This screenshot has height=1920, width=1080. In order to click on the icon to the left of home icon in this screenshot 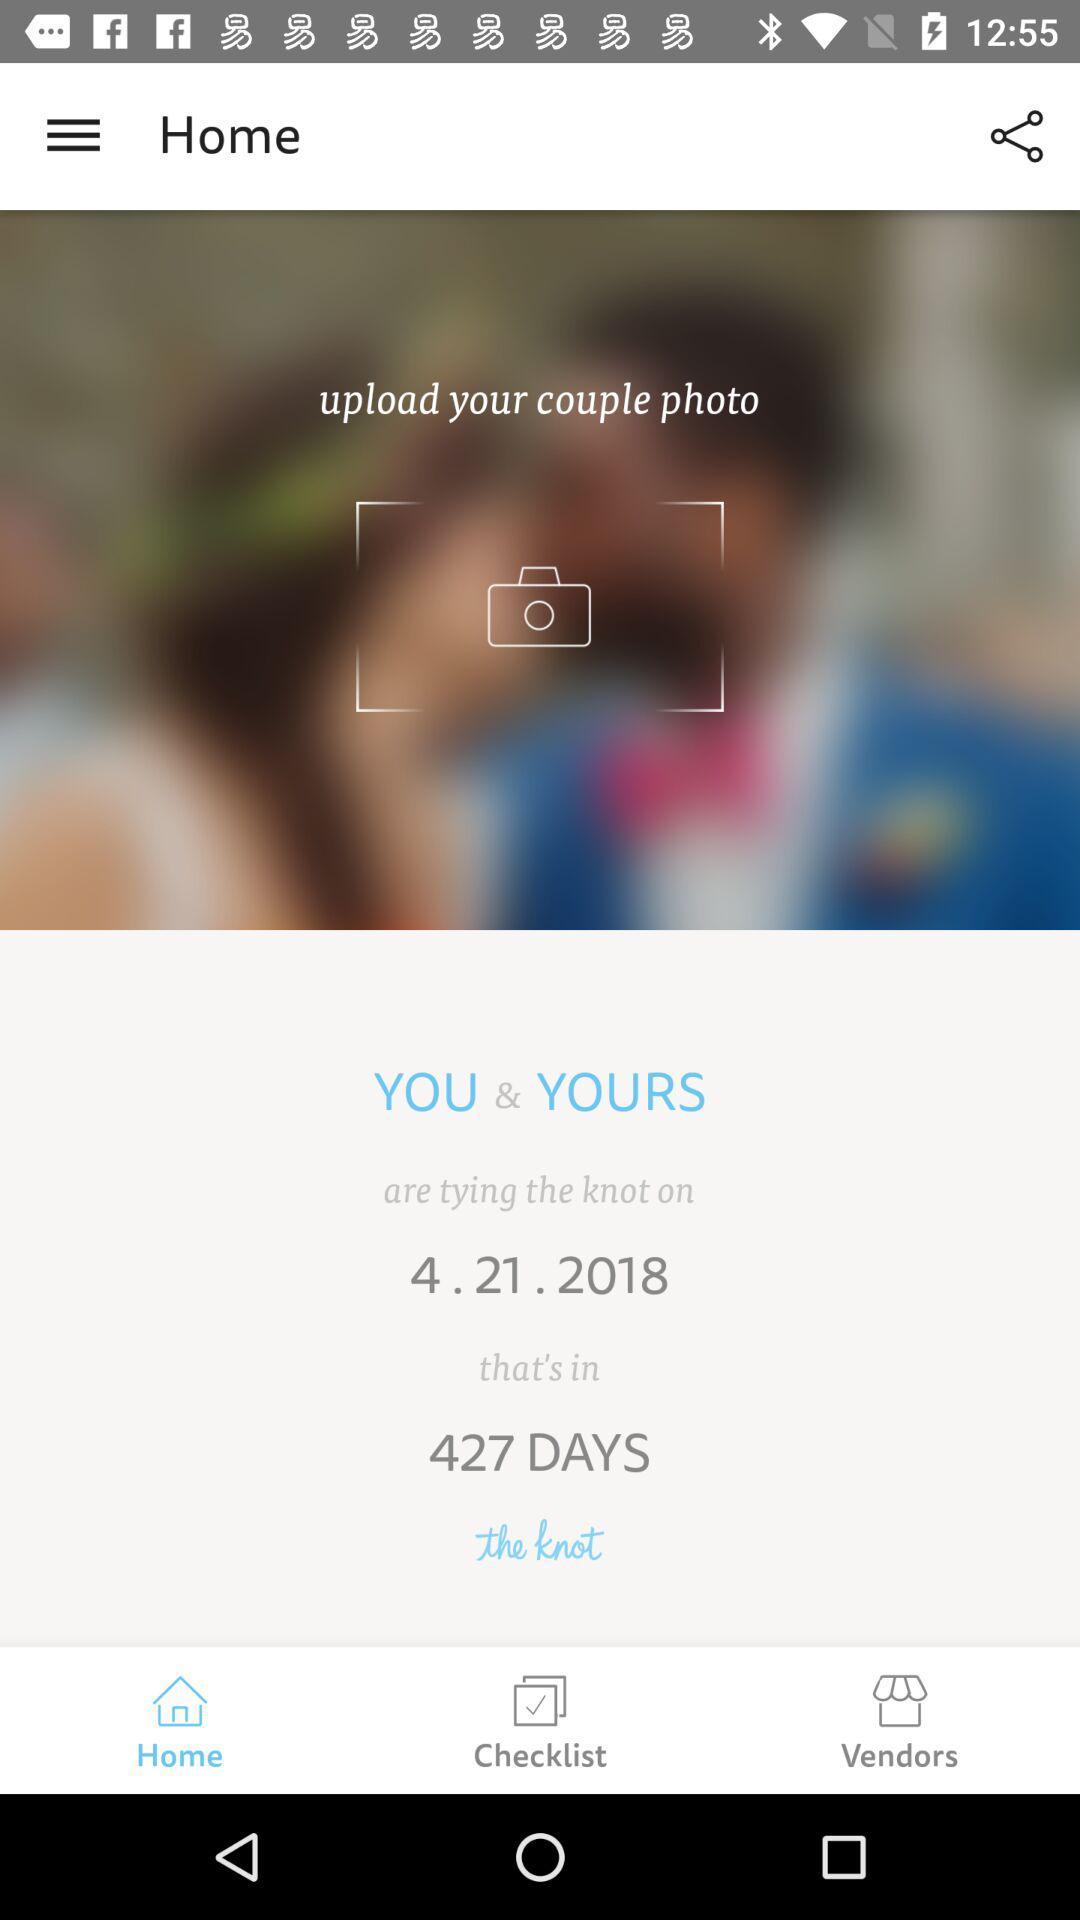, I will do `click(72, 135)`.